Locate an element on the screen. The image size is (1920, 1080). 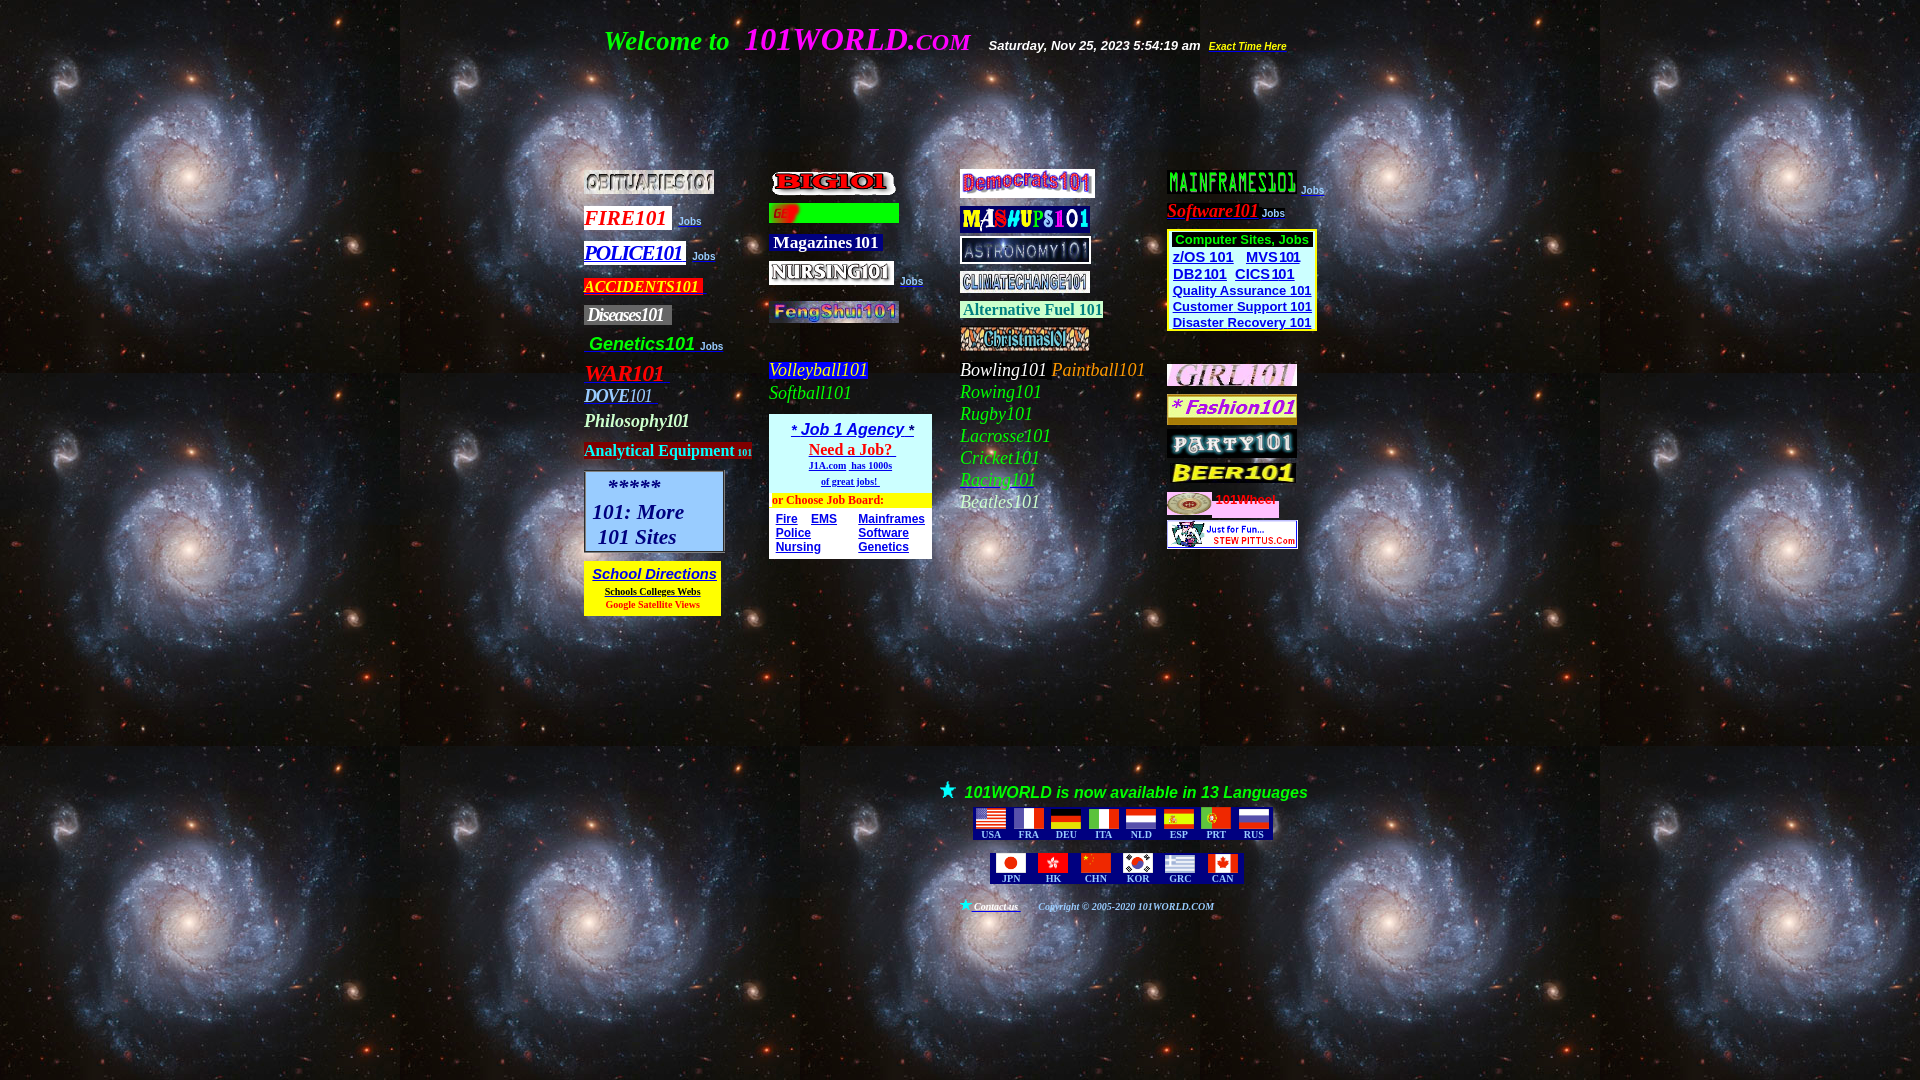
'CAN' is located at coordinates (1222, 876).